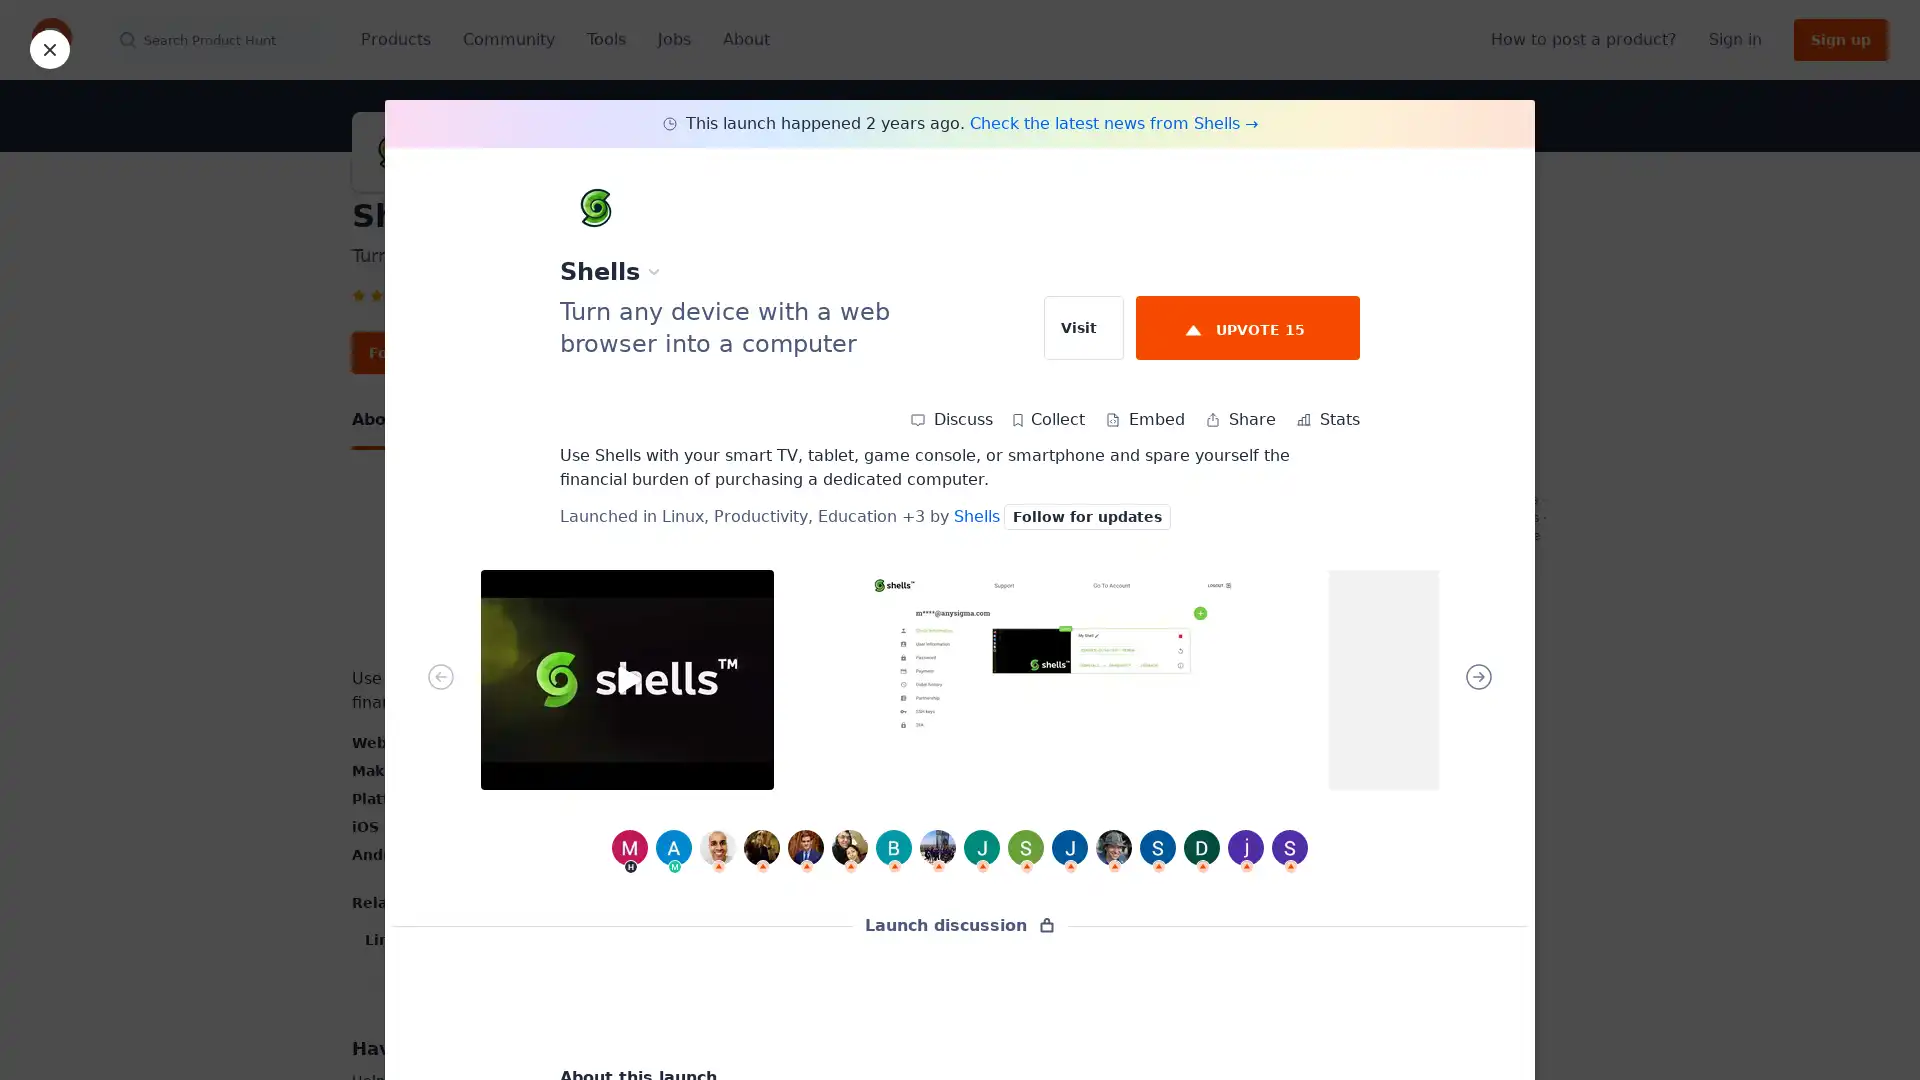  I want to click on Stats, so click(1328, 419).